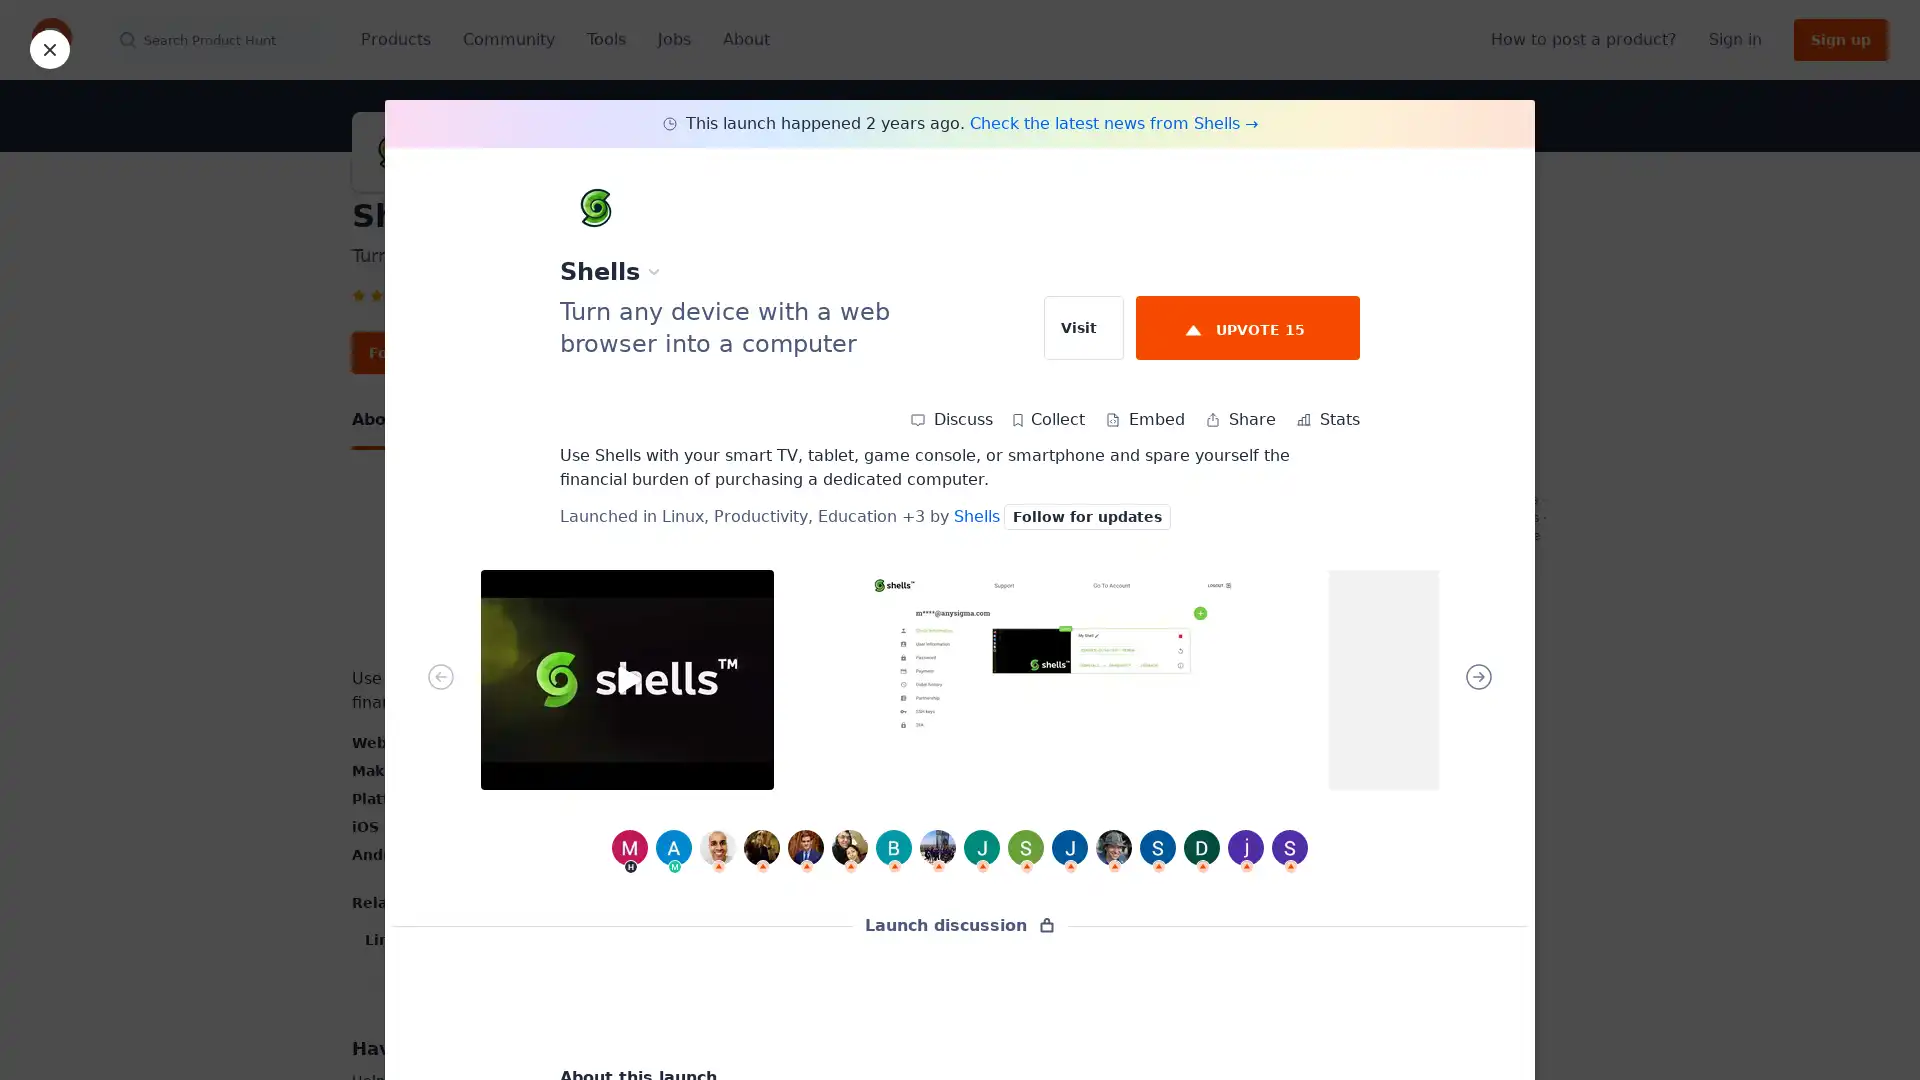  I want to click on Stats, so click(1328, 419).